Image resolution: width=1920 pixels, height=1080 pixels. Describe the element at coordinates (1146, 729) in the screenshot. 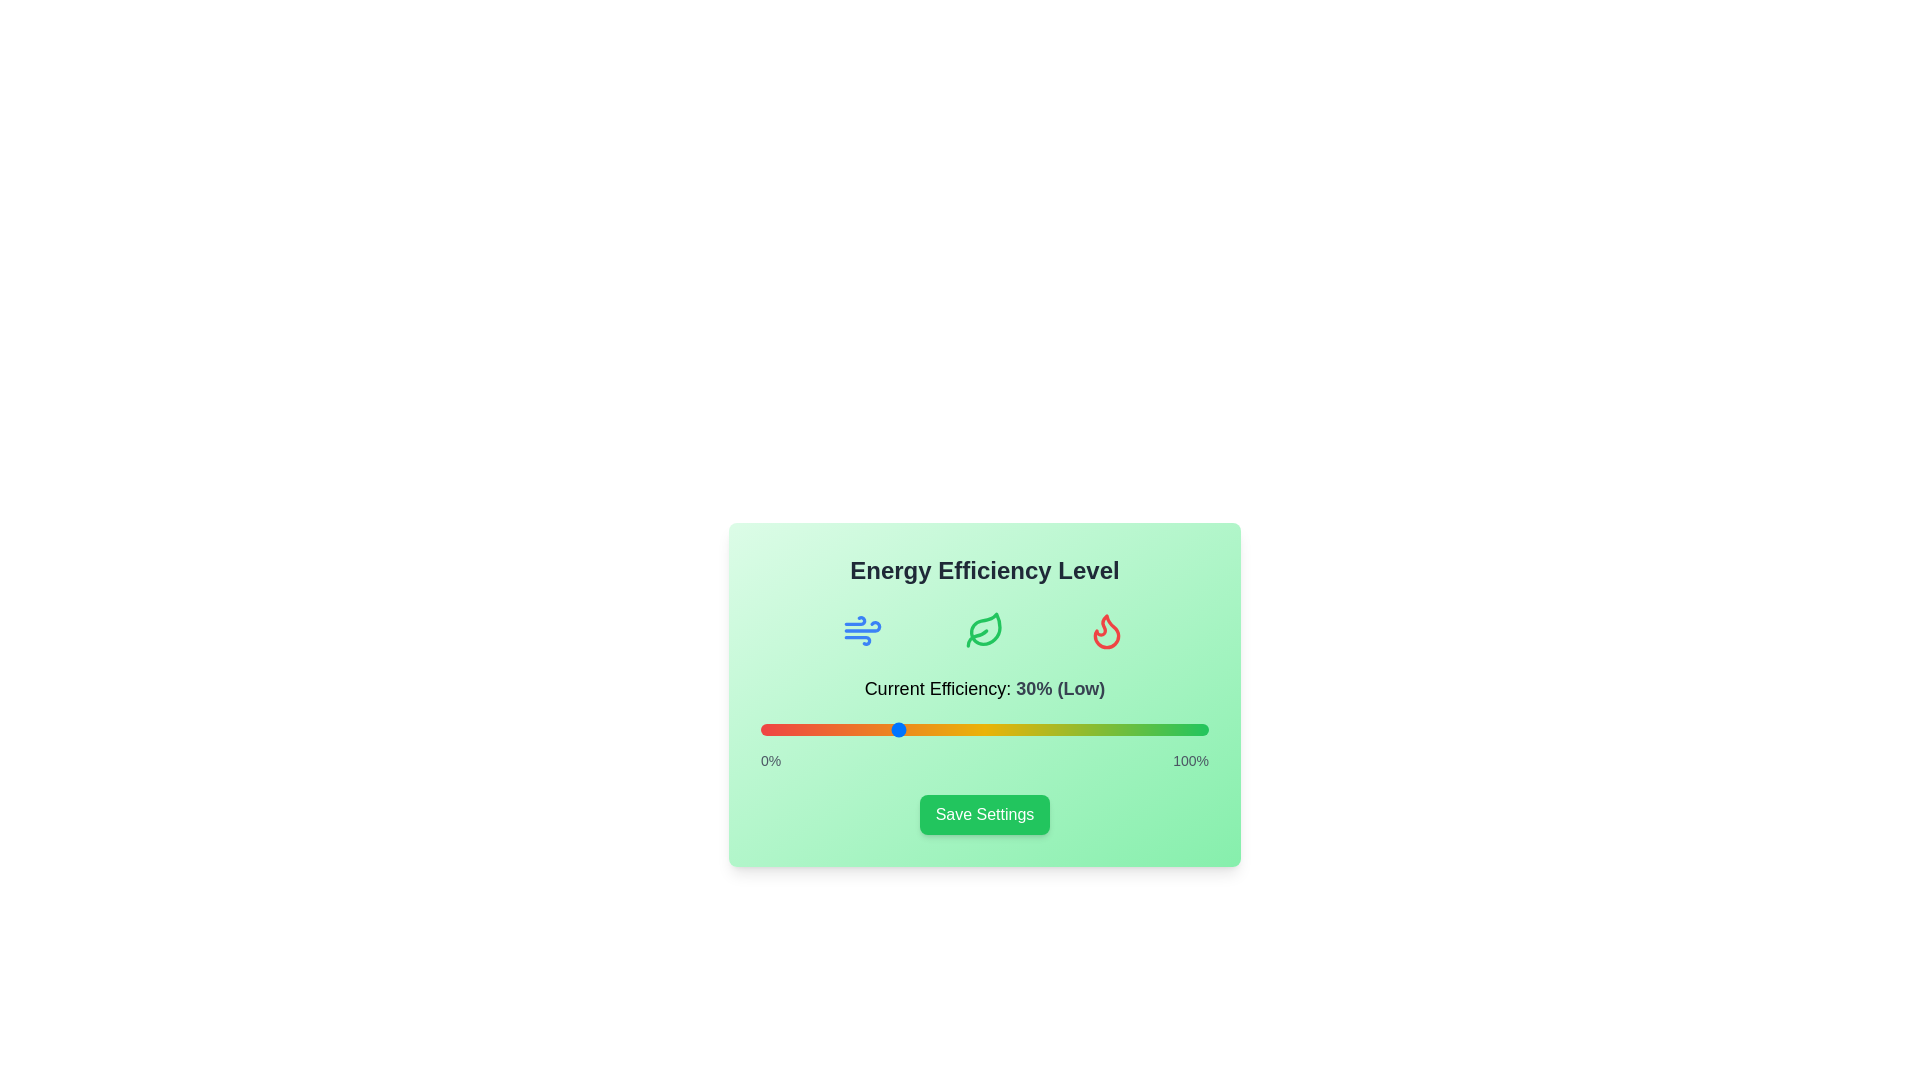

I see `the efficiency slider to 86%` at that location.